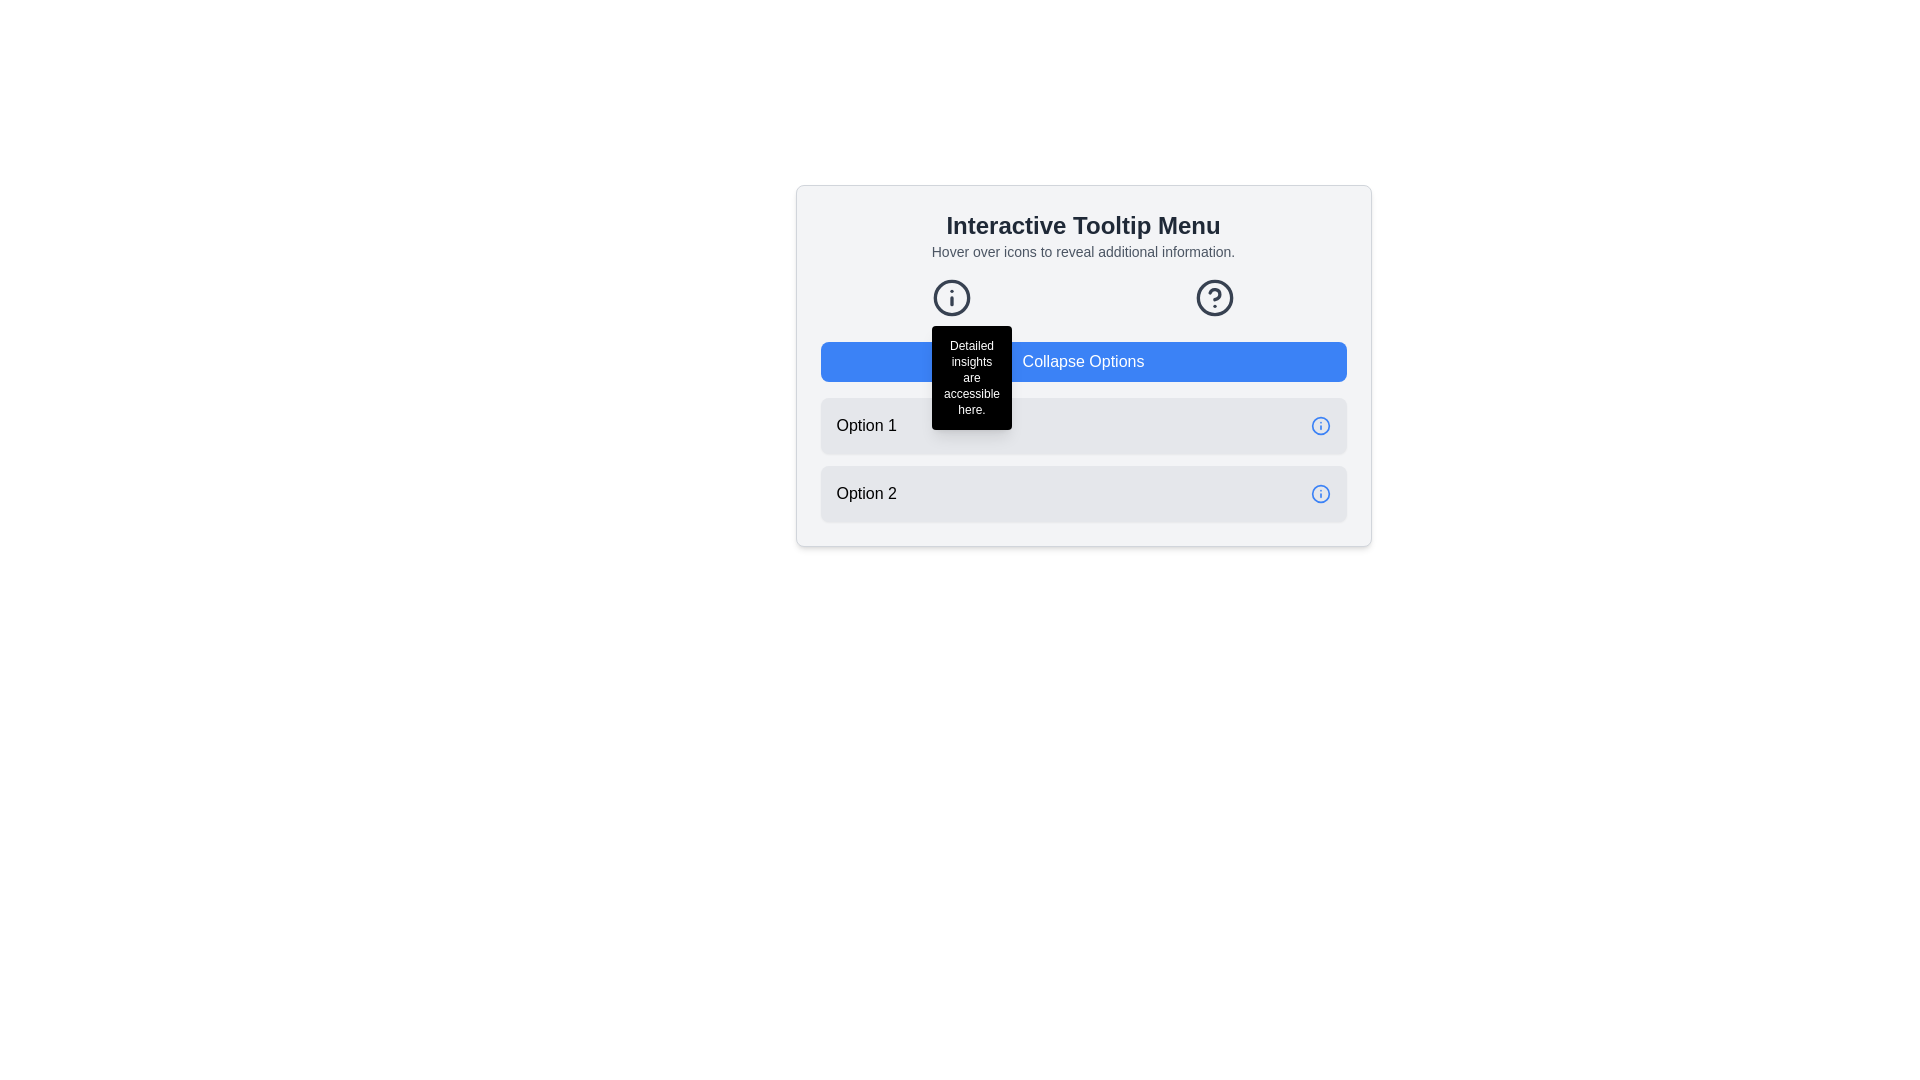 The height and width of the screenshot is (1080, 1920). I want to click on the tooltip located below the circular information icon in the top-left section of the interface to keep it visible, so click(972, 378).